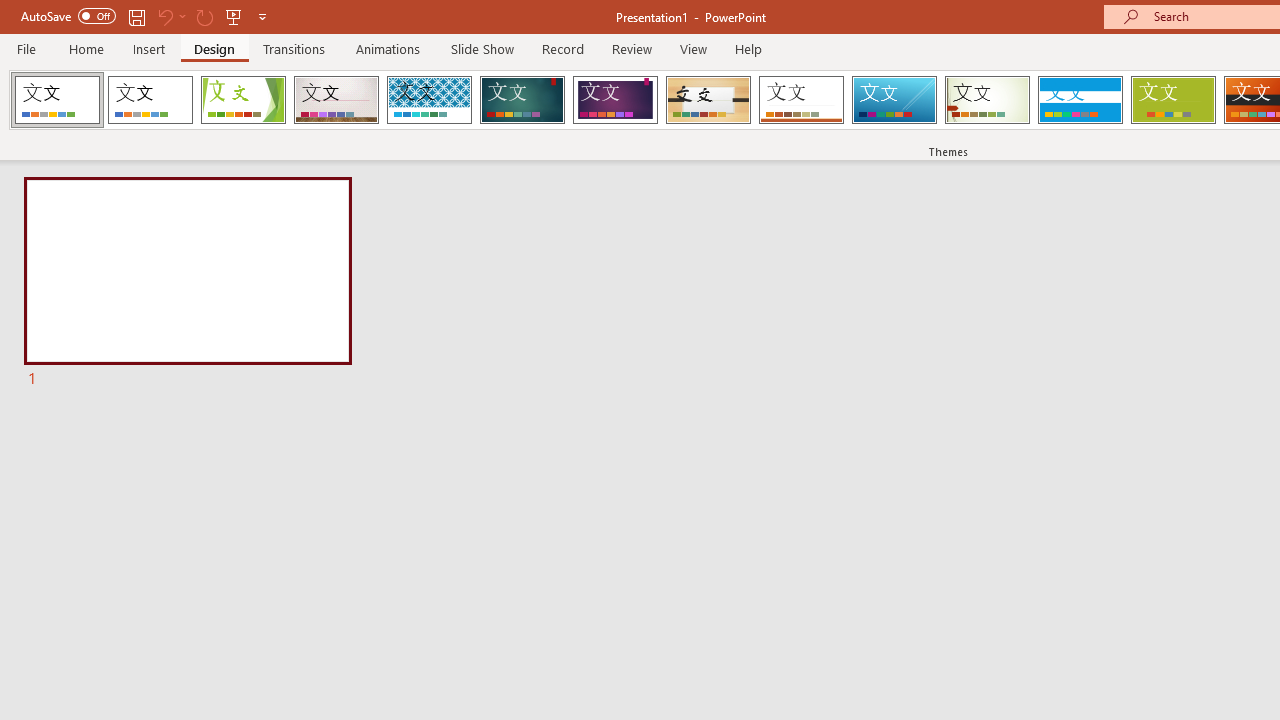 Image resolution: width=1280 pixels, height=720 pixels. I want to click on 'Office Theme', so click(149, 100).